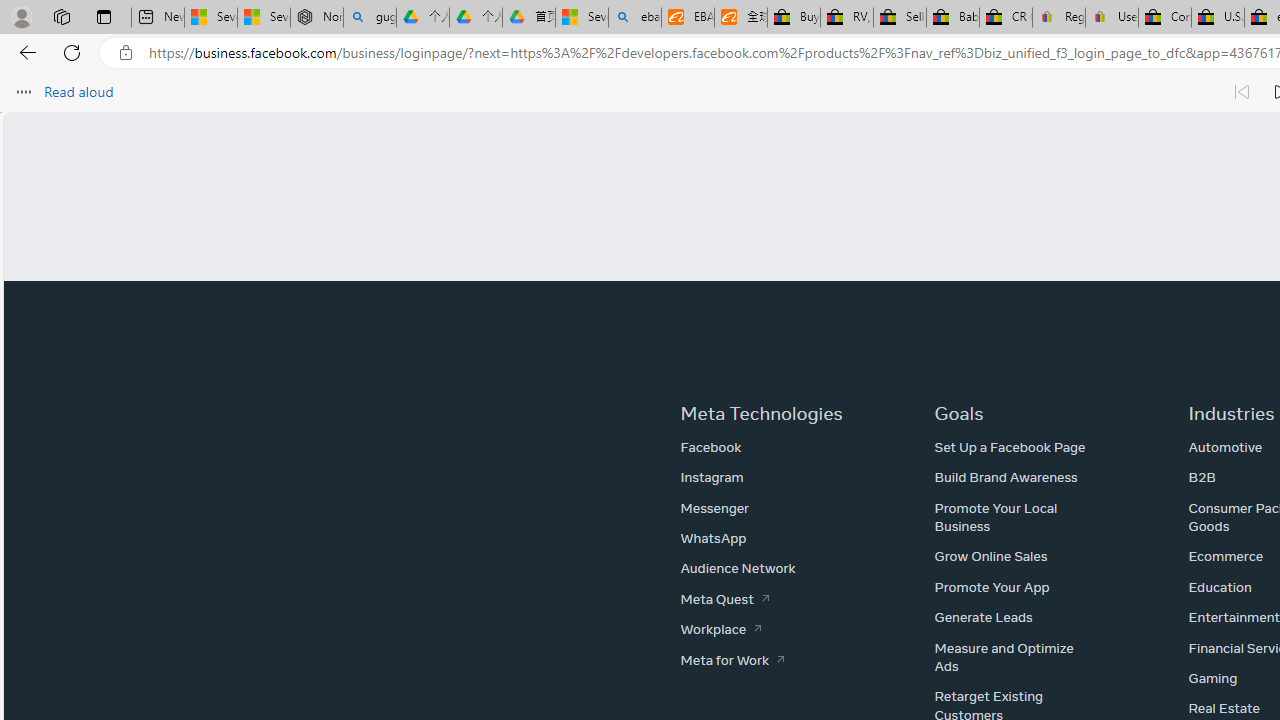 The height and width of the screenshot is (720, 1280). Describe the element at coordinates (1224, 446) in the screenshot. I see `'Automotive'` at that location.